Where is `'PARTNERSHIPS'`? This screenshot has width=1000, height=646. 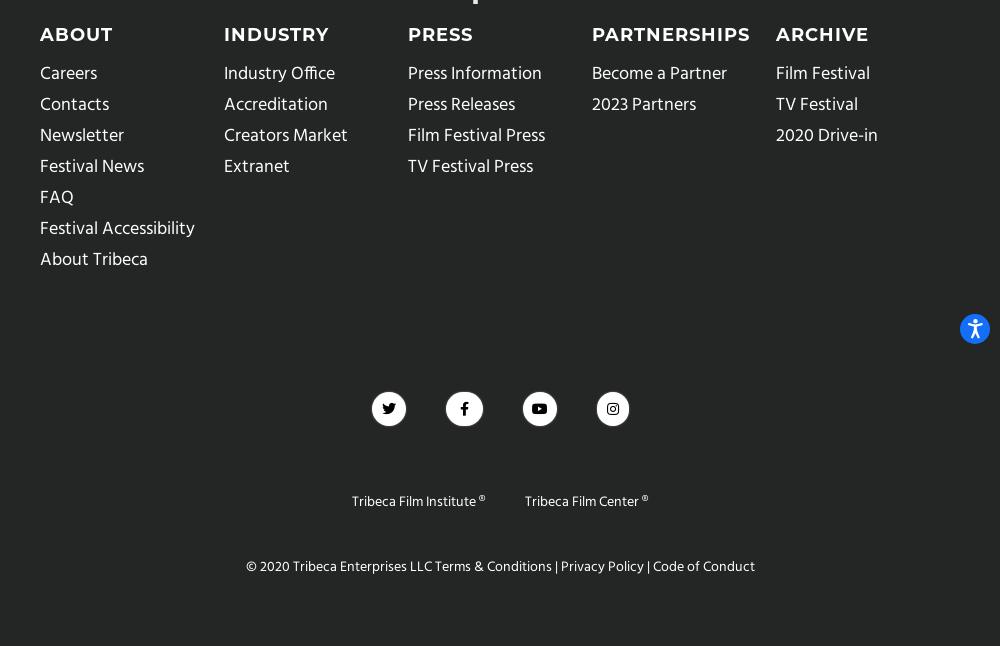
'PARTNERSHIPS' is located at coordinates (671, 34).